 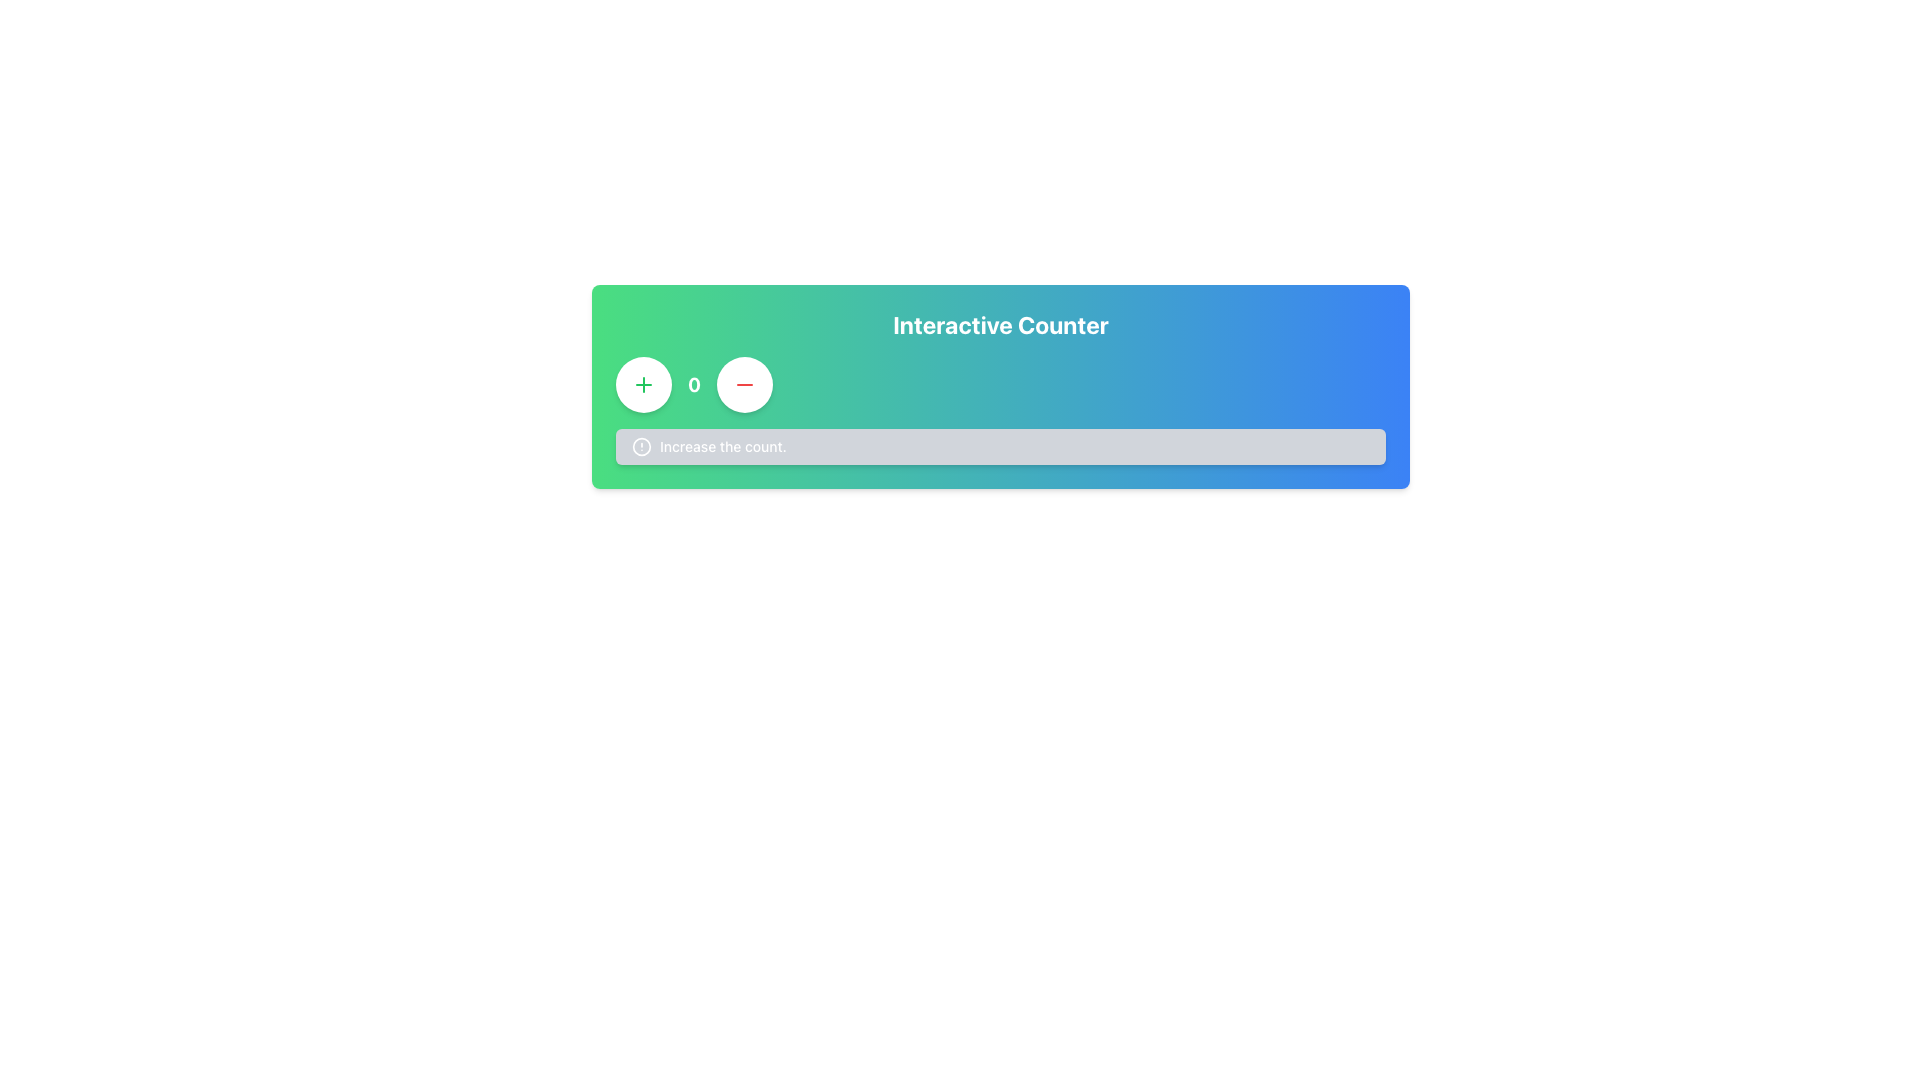 I want to click on the green circular '+' button located within the green-to-blue gradient rectangle to trigger hover effects, so click(x=643, y=385).